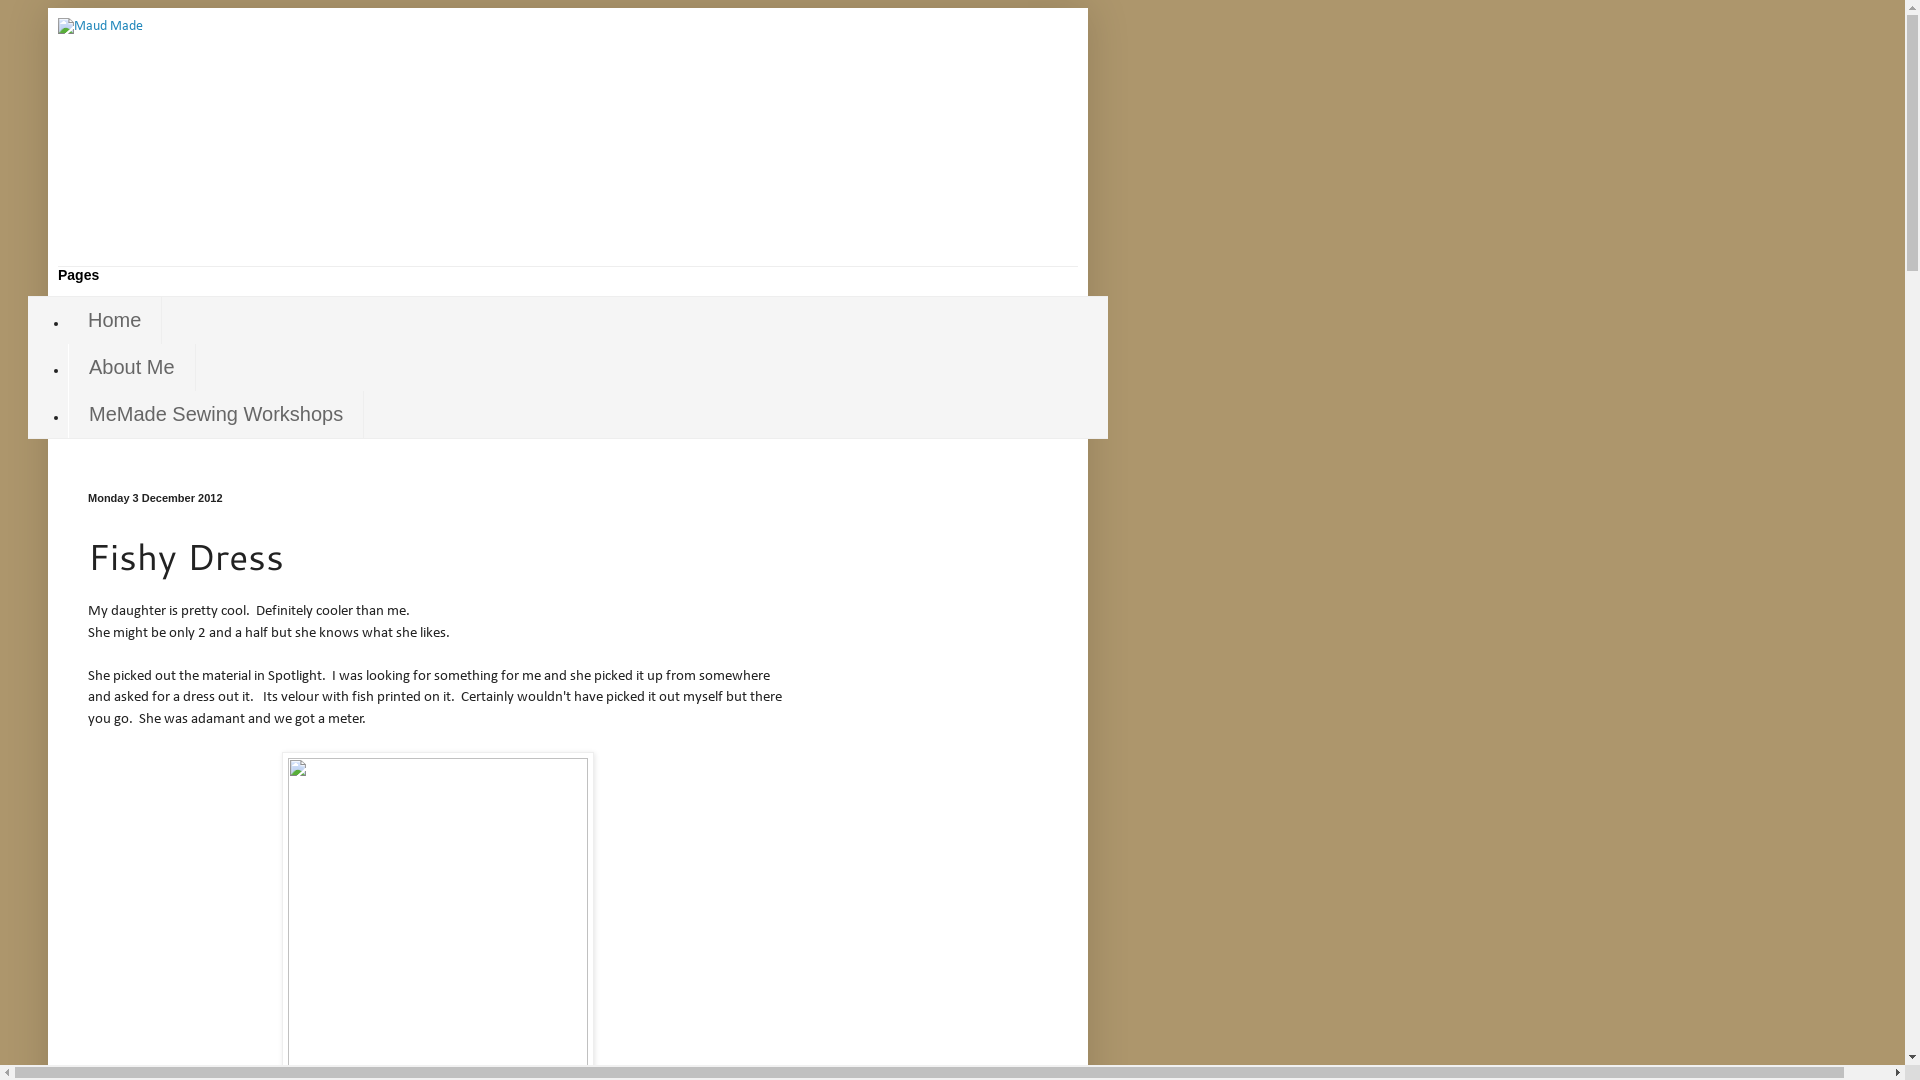  What do you see at coordinates (131, 367) in the screenshot?
I see `'About Me'` at bounding box center [131, 367].